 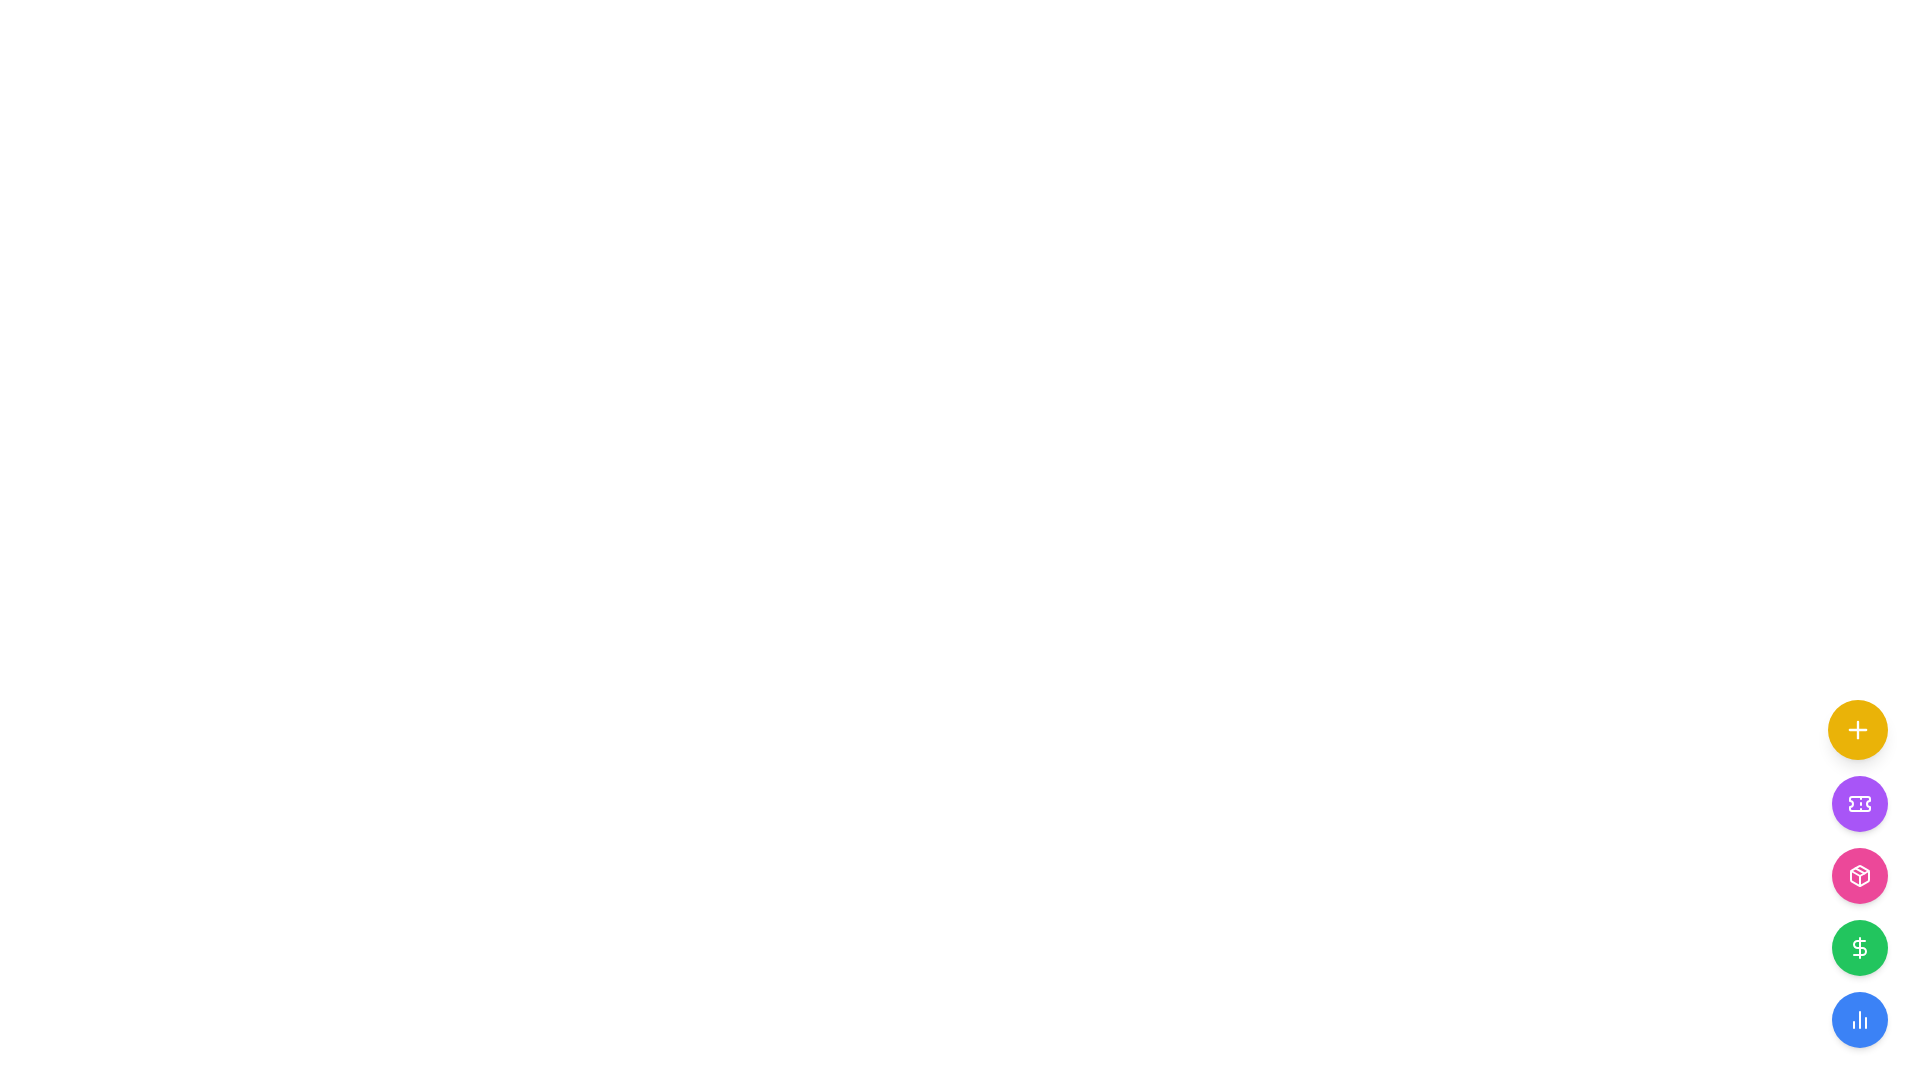 What do you see at coordinates (1859, 874) in the screenshot?
I see `the pink circular button with a package icon located between the purple ticket button and the green dollar sign button` at bounding box center [1859, 874].